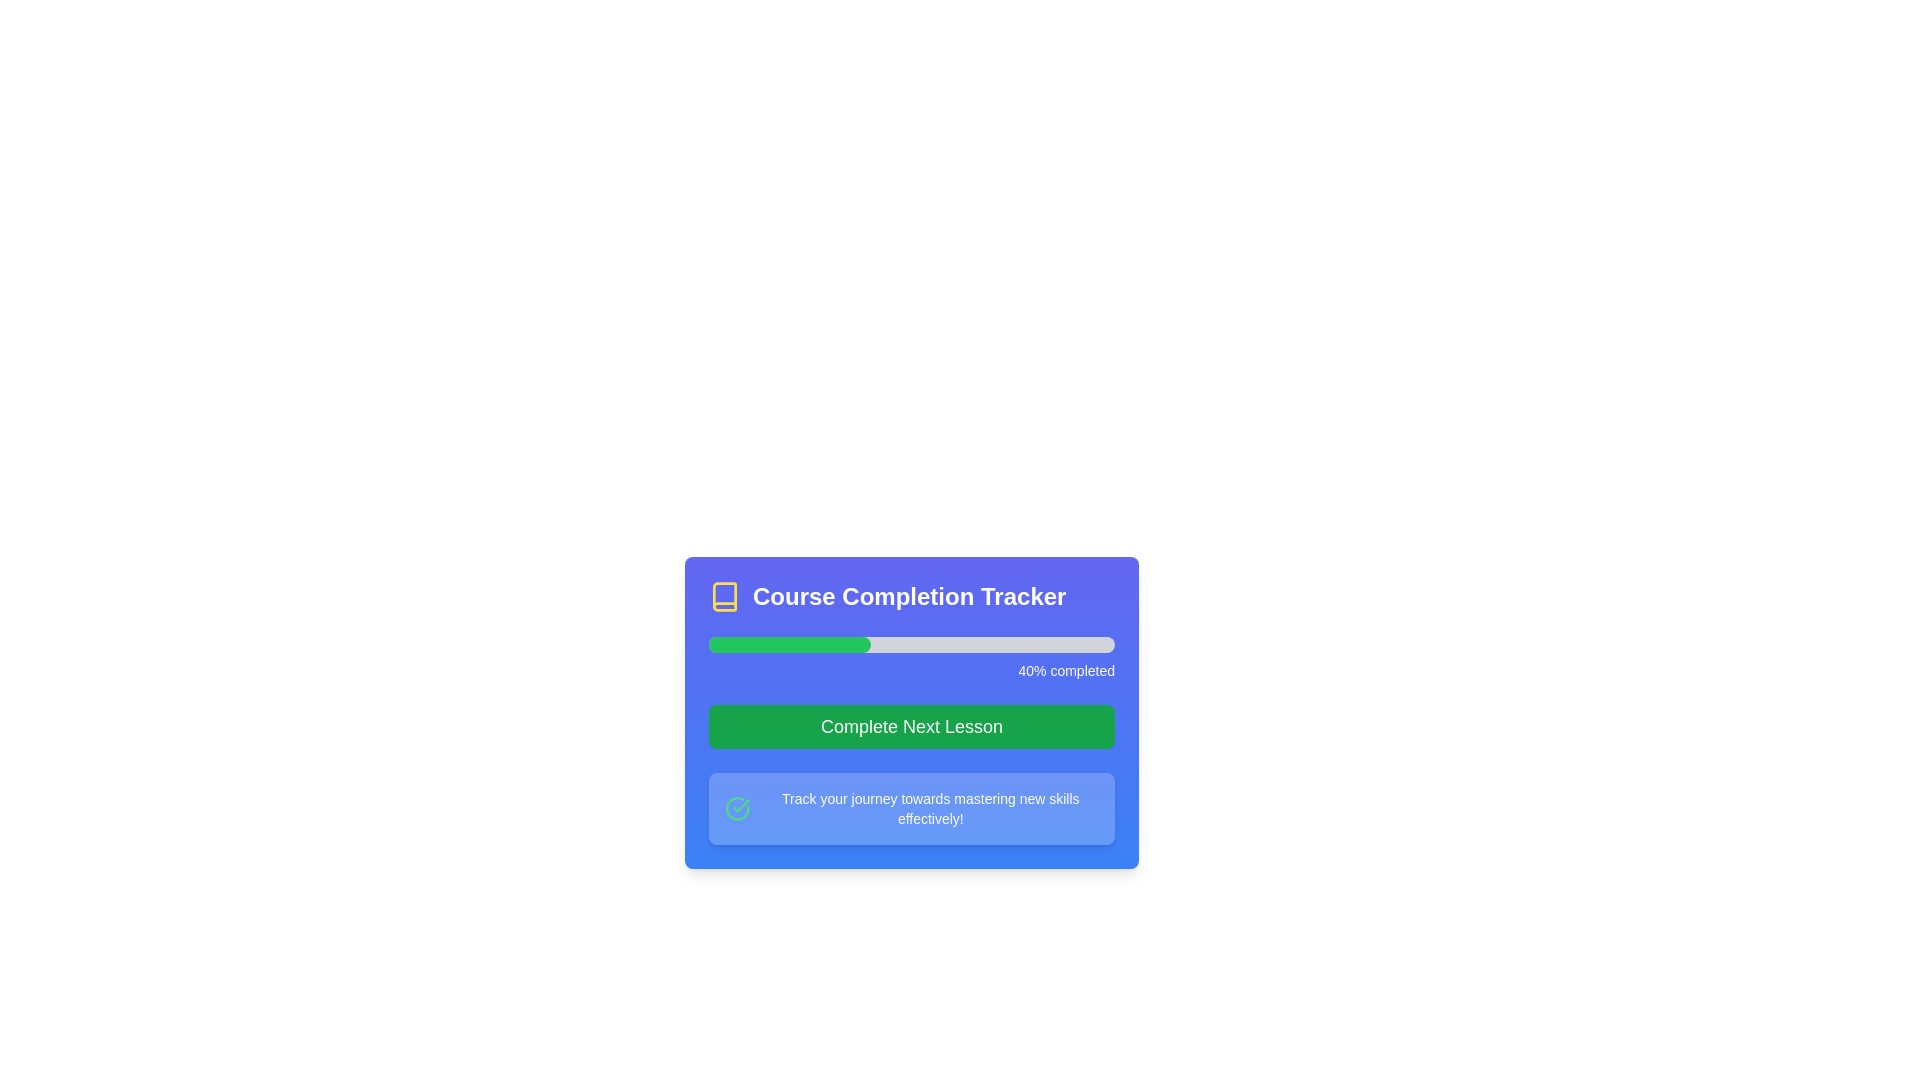  I want to click on the symbolic icon representing the 'Course Completion Tracker' in the blue header, which visually indicates the thematic topic of the section, so click(723, 596).